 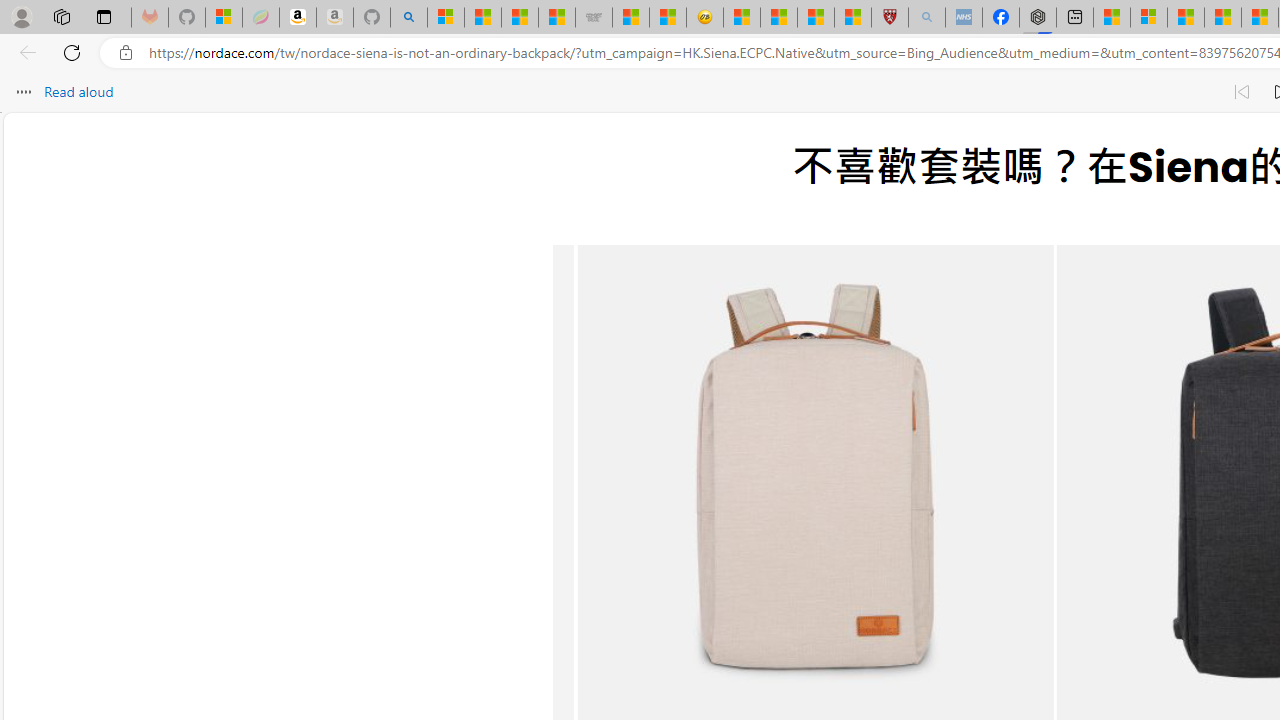 I want to click on '12 Popular Science Lies that Must be Corrected', so click(x=853, y=17).